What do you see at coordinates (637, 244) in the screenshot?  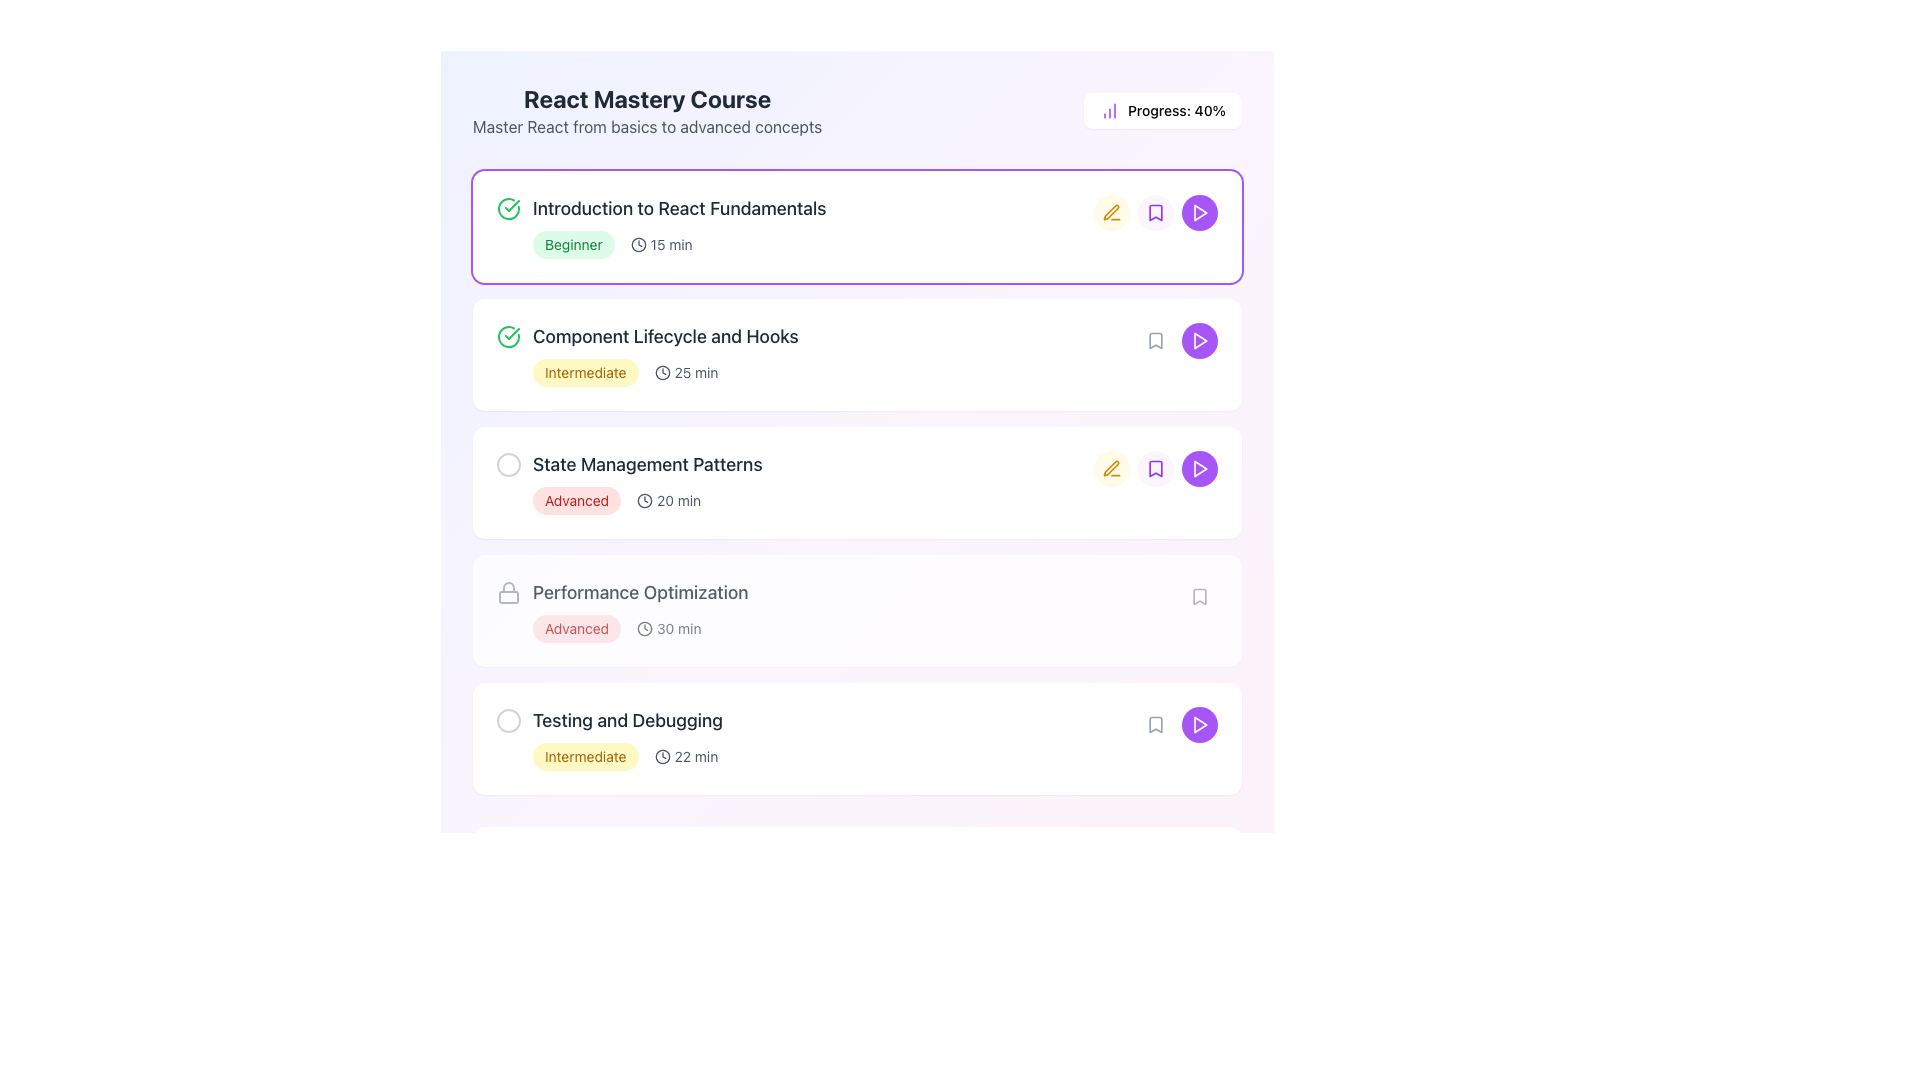 I see `the graphical icon within the SVG element, which represents a time-related icon, located in the top-right segment of the first list item in the React course modules section` at bounding box center [637, 244].